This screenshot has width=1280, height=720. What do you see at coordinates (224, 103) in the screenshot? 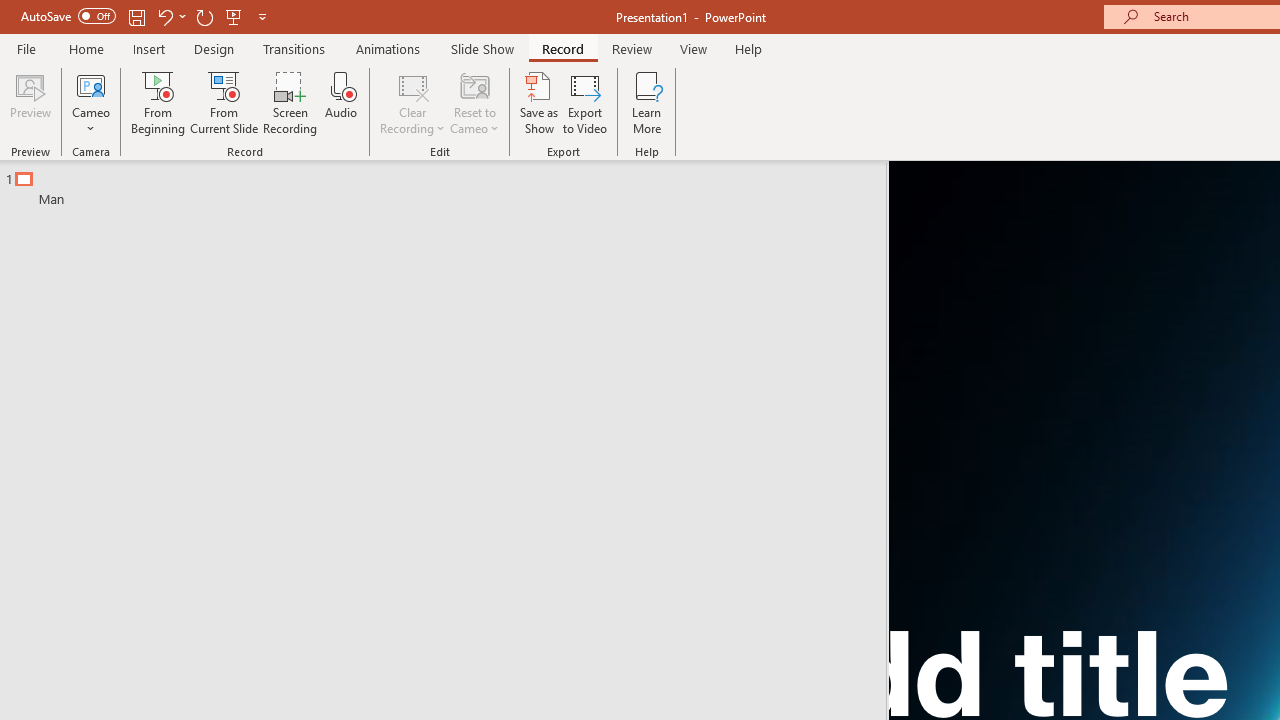
I see `'From Current Slide...'` at bounding box center [224, 103].